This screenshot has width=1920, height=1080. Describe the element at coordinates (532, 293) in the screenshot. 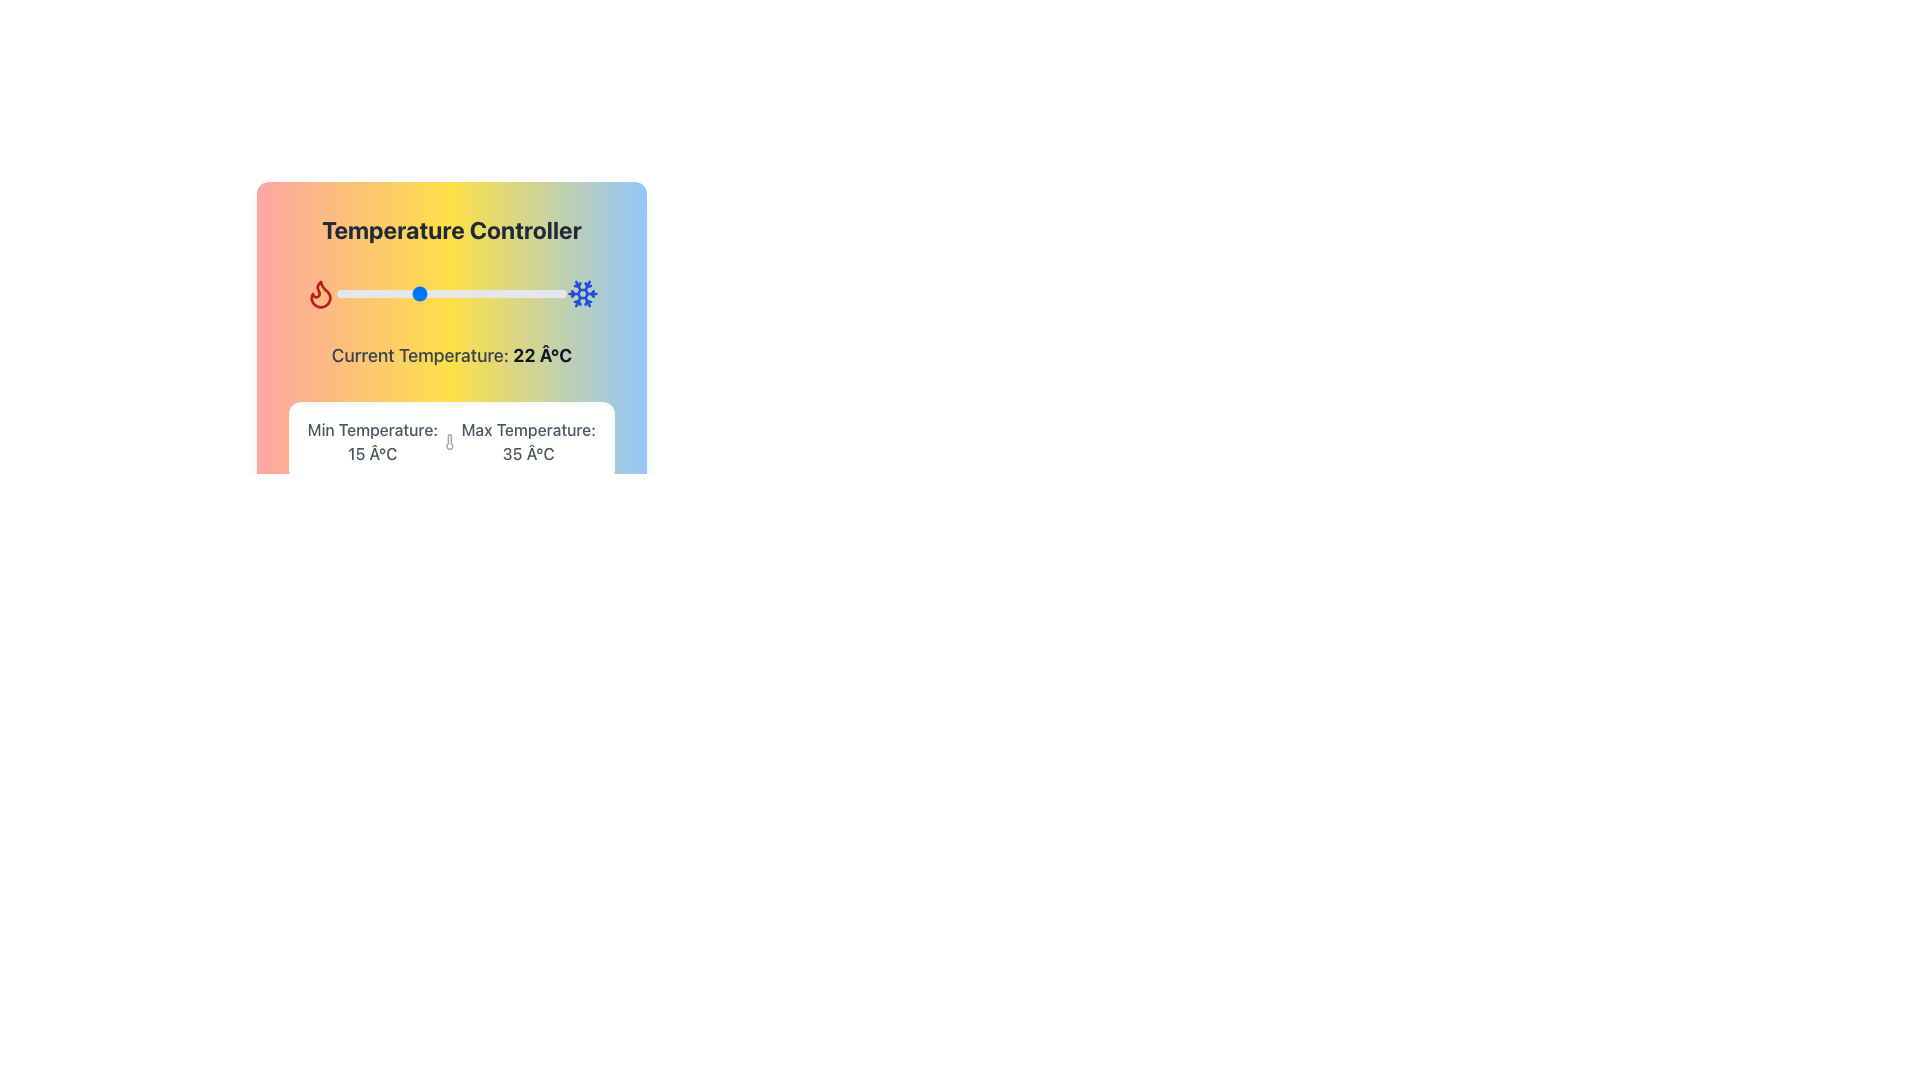

I see `temperature` at that location.